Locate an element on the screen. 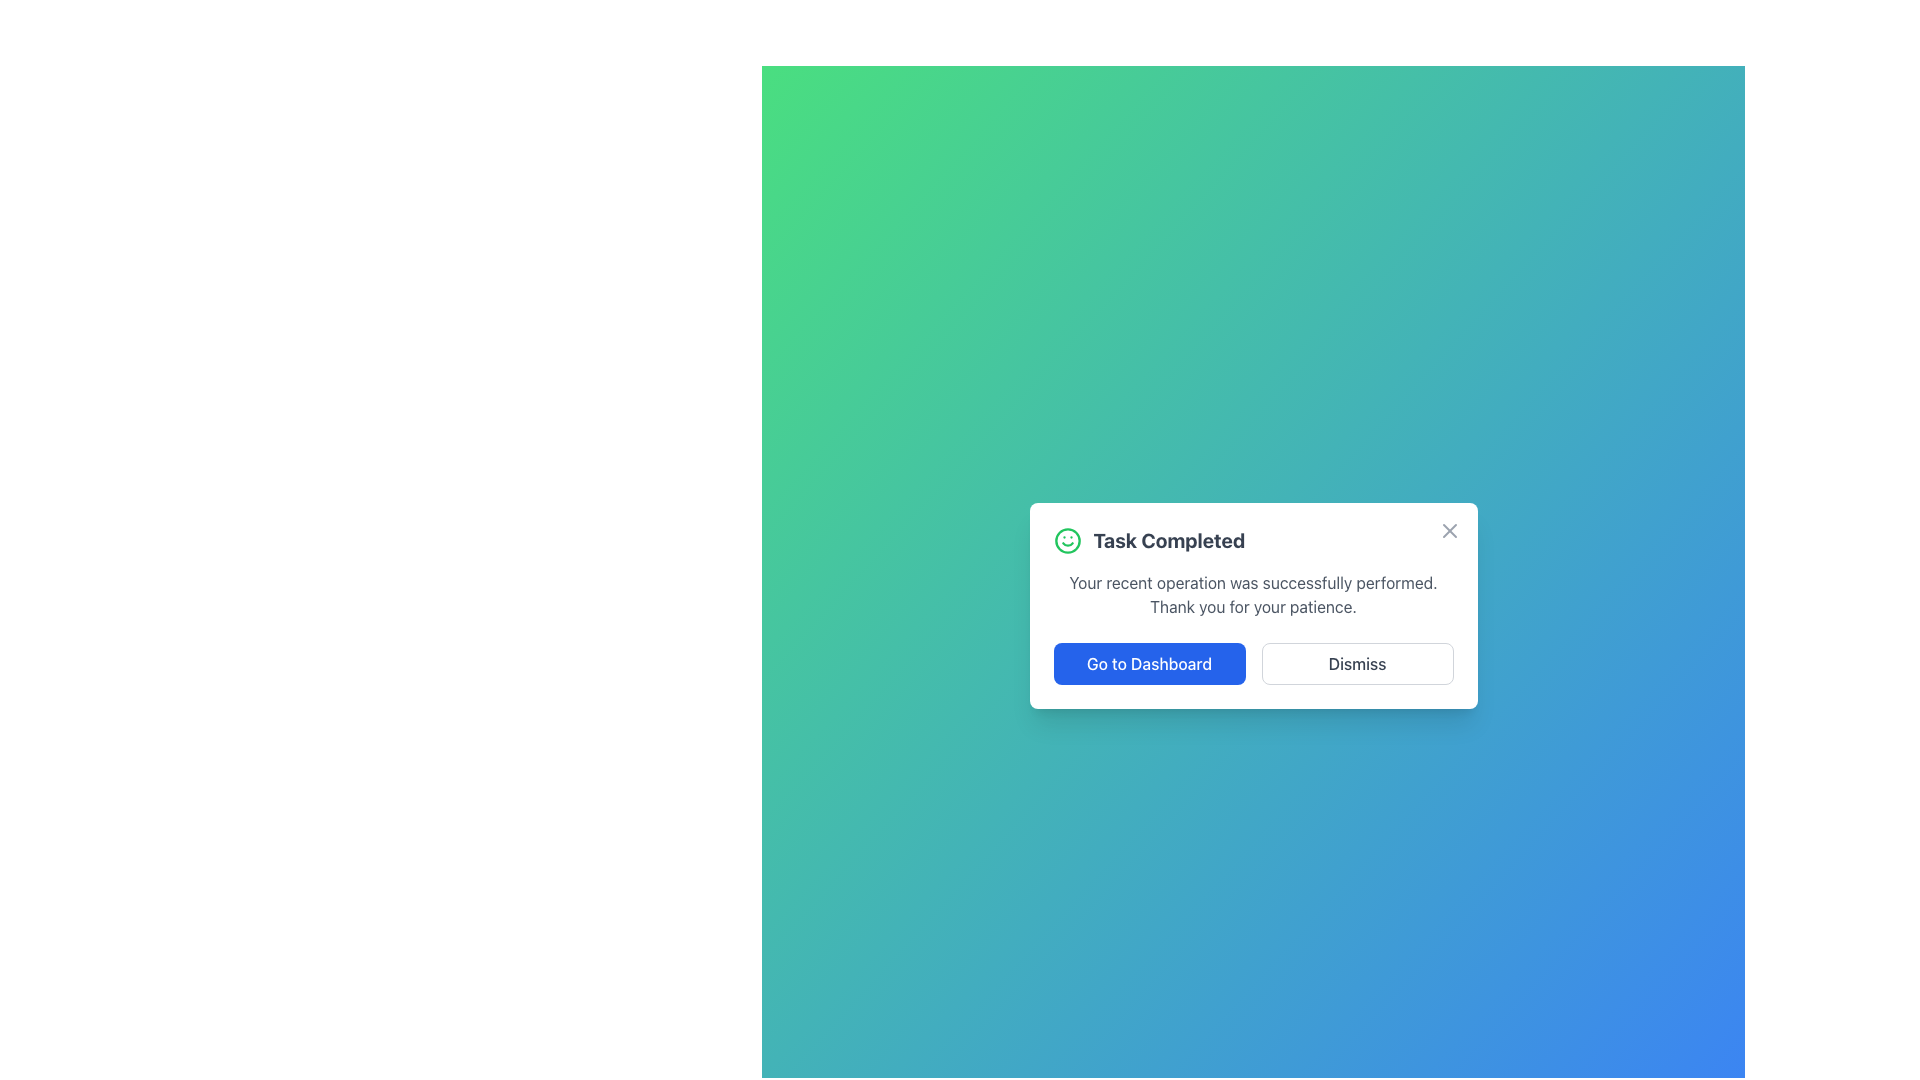 Image resolution: width=1920 pixels, height=1080 pixels. the smiley icon representing positivity, located to the left of the 'Task Completed' text in the confirmation message box is located at coordinates (1066, 540).